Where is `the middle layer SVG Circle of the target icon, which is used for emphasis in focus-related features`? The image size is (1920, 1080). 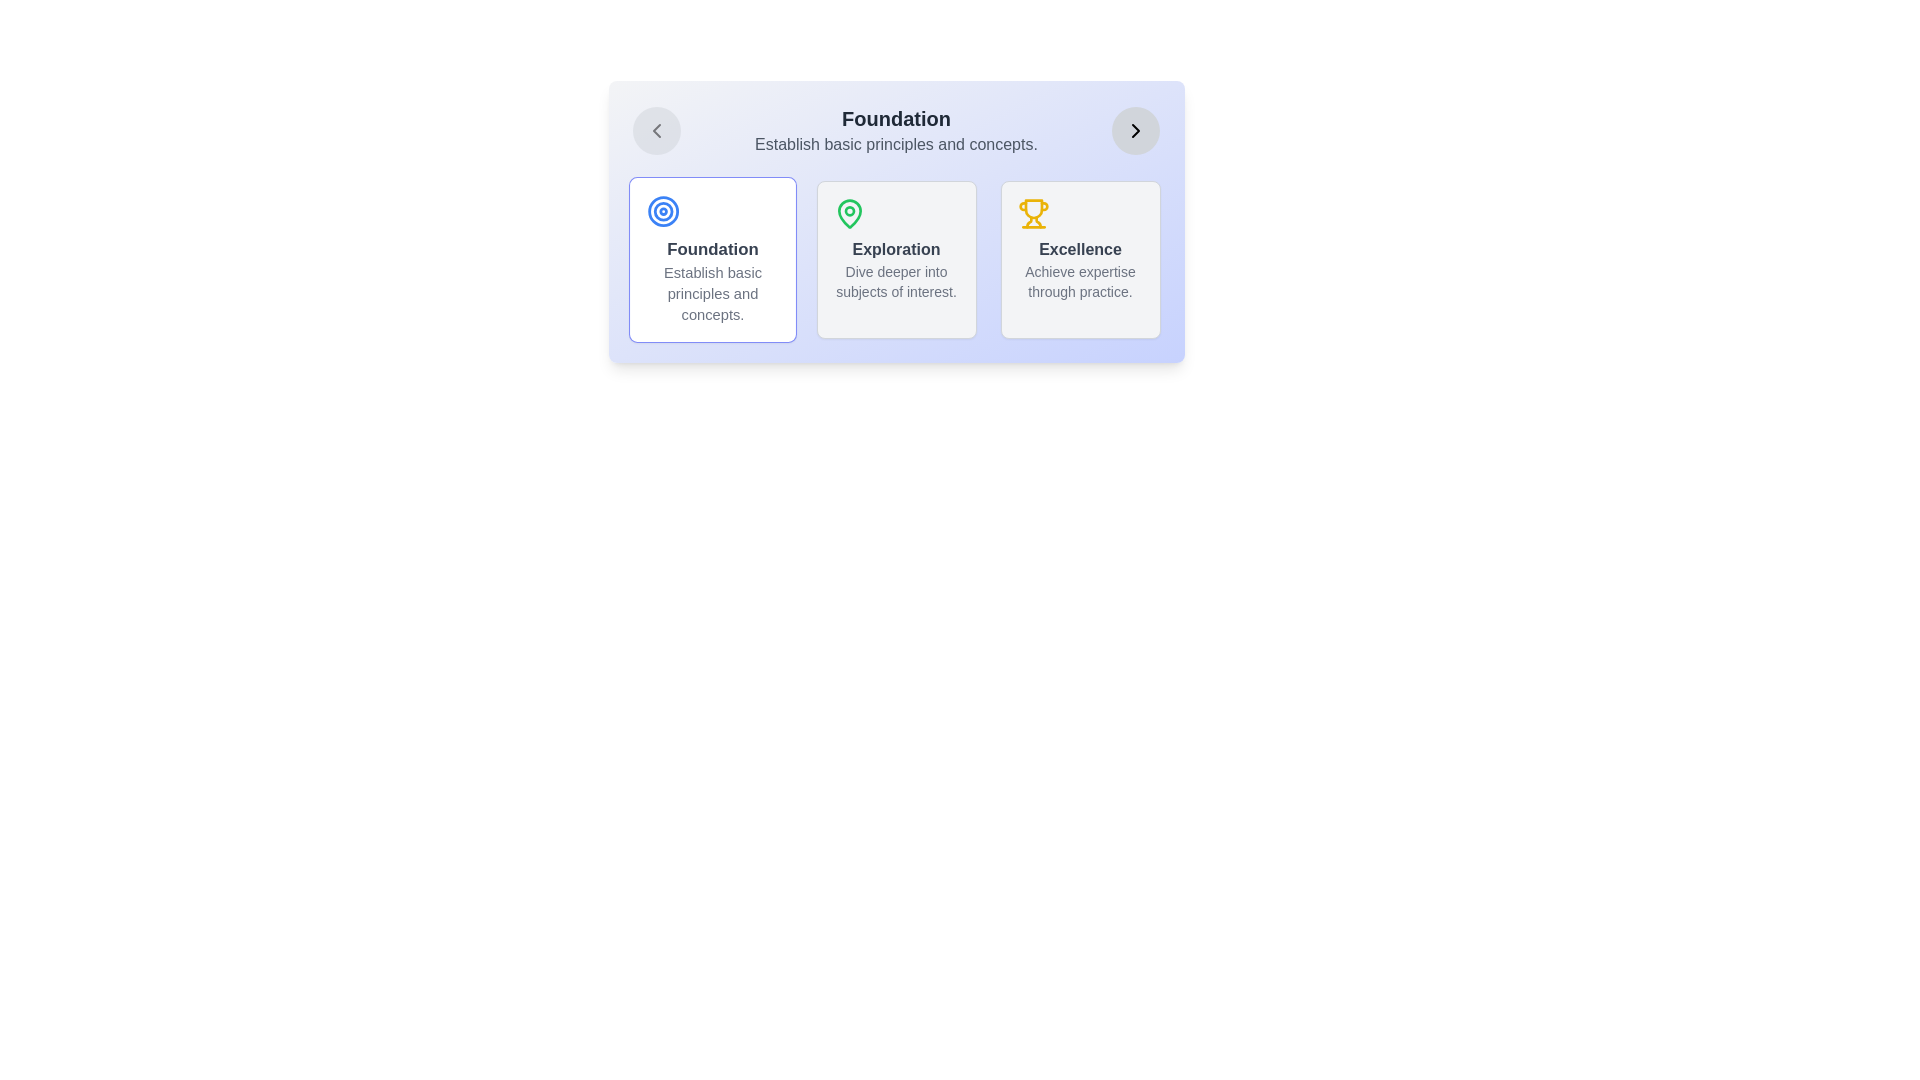 the middle layer SVG Circle of the target icon, which is used for emphasis in focus-related features is located at coordinates (663, 211).